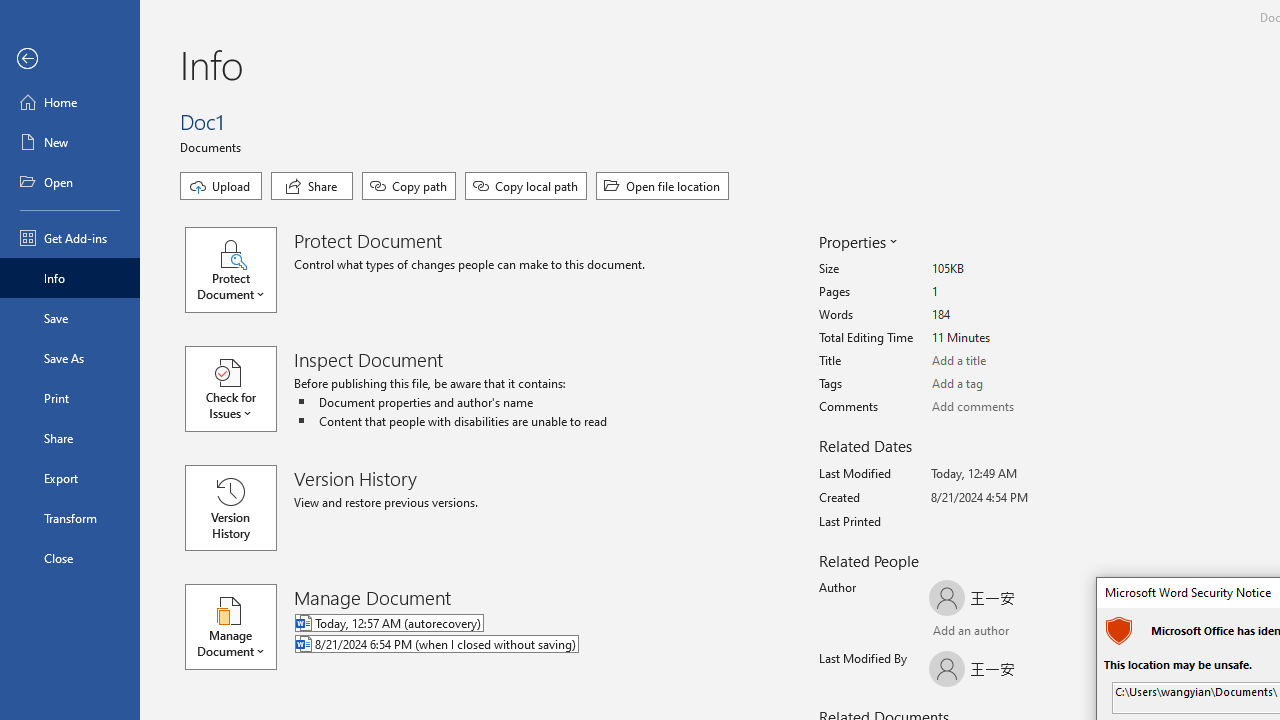 The width and height of the screenshot is (1280, 720). I want to click on 'Print', so click(69, 398).